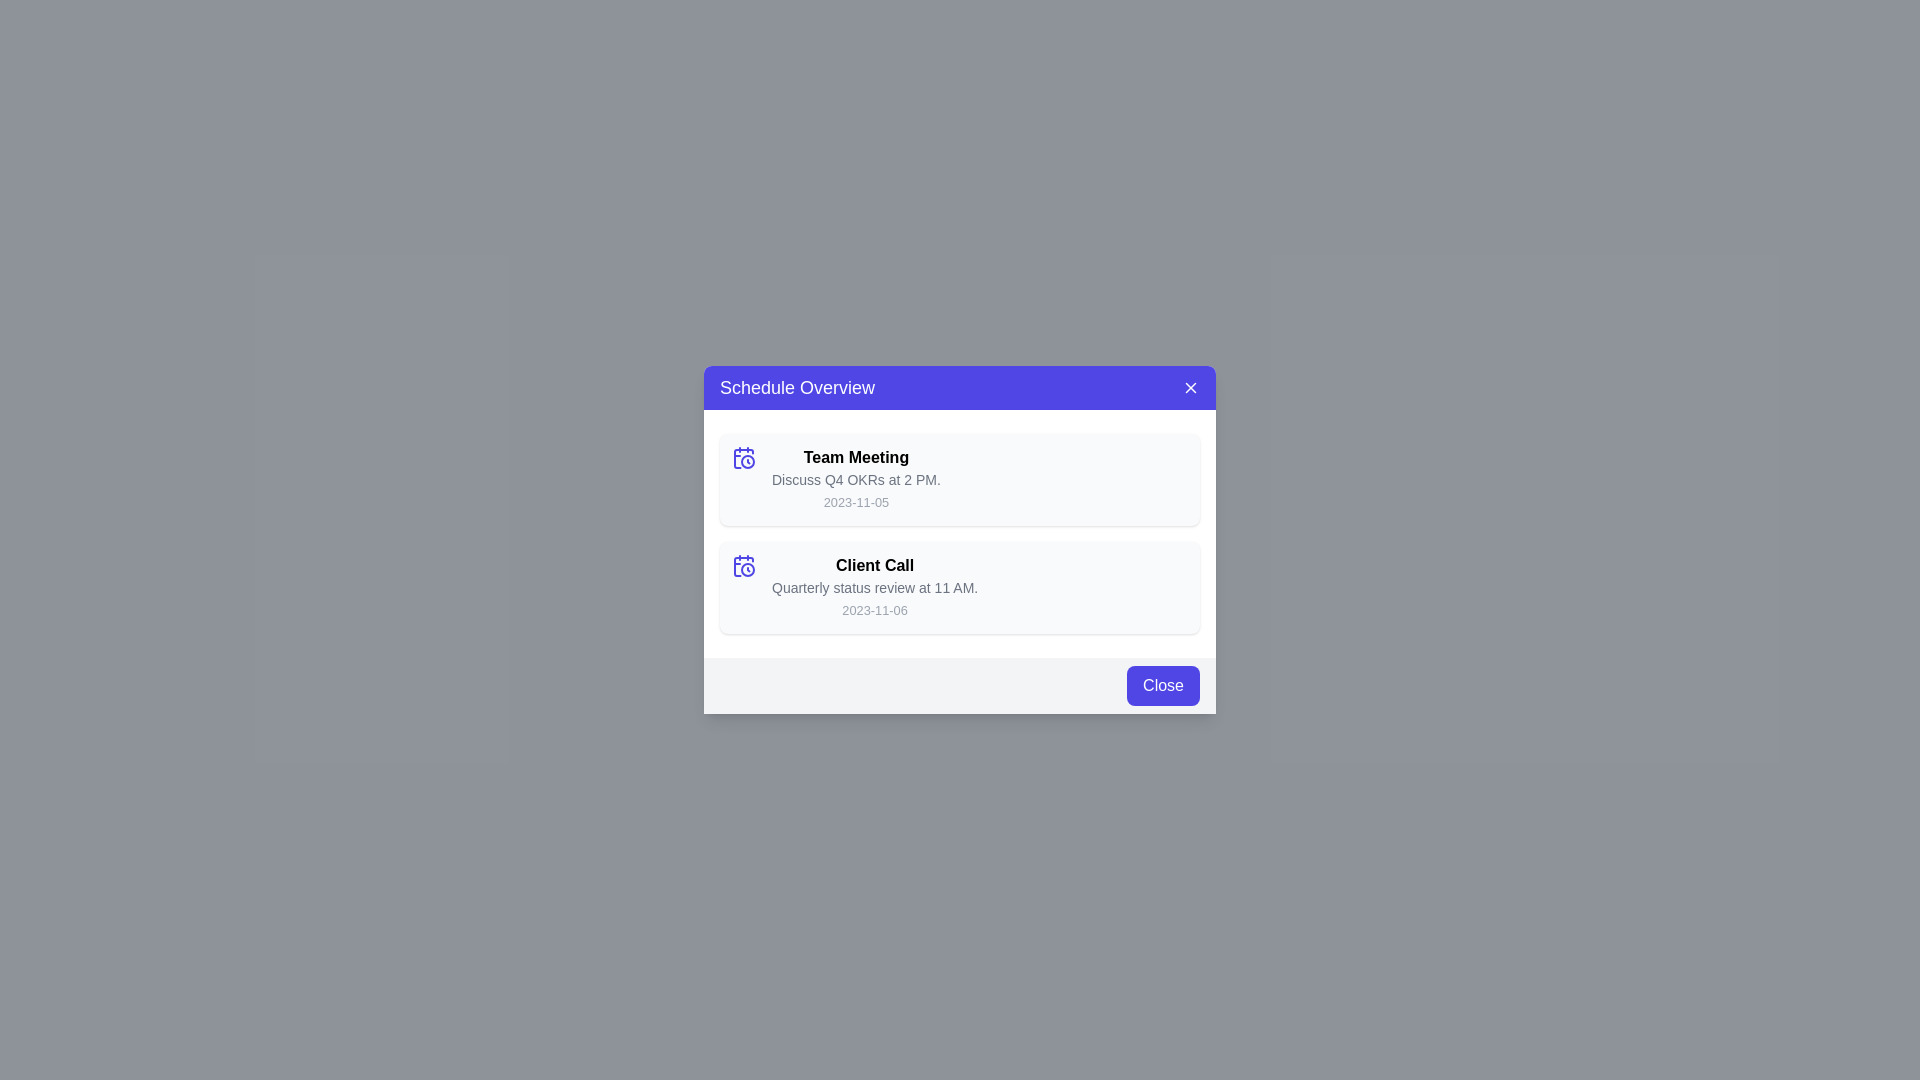 This screenshot has height=1080, width=1920. Describe the element at coordinates (856, 501) in the screenshot. I see `the non-interactive text label displaying the scheduling date for the 'Team Meeting' located at the bottom right of the 'Schedule Overview' dialog box` at that location.